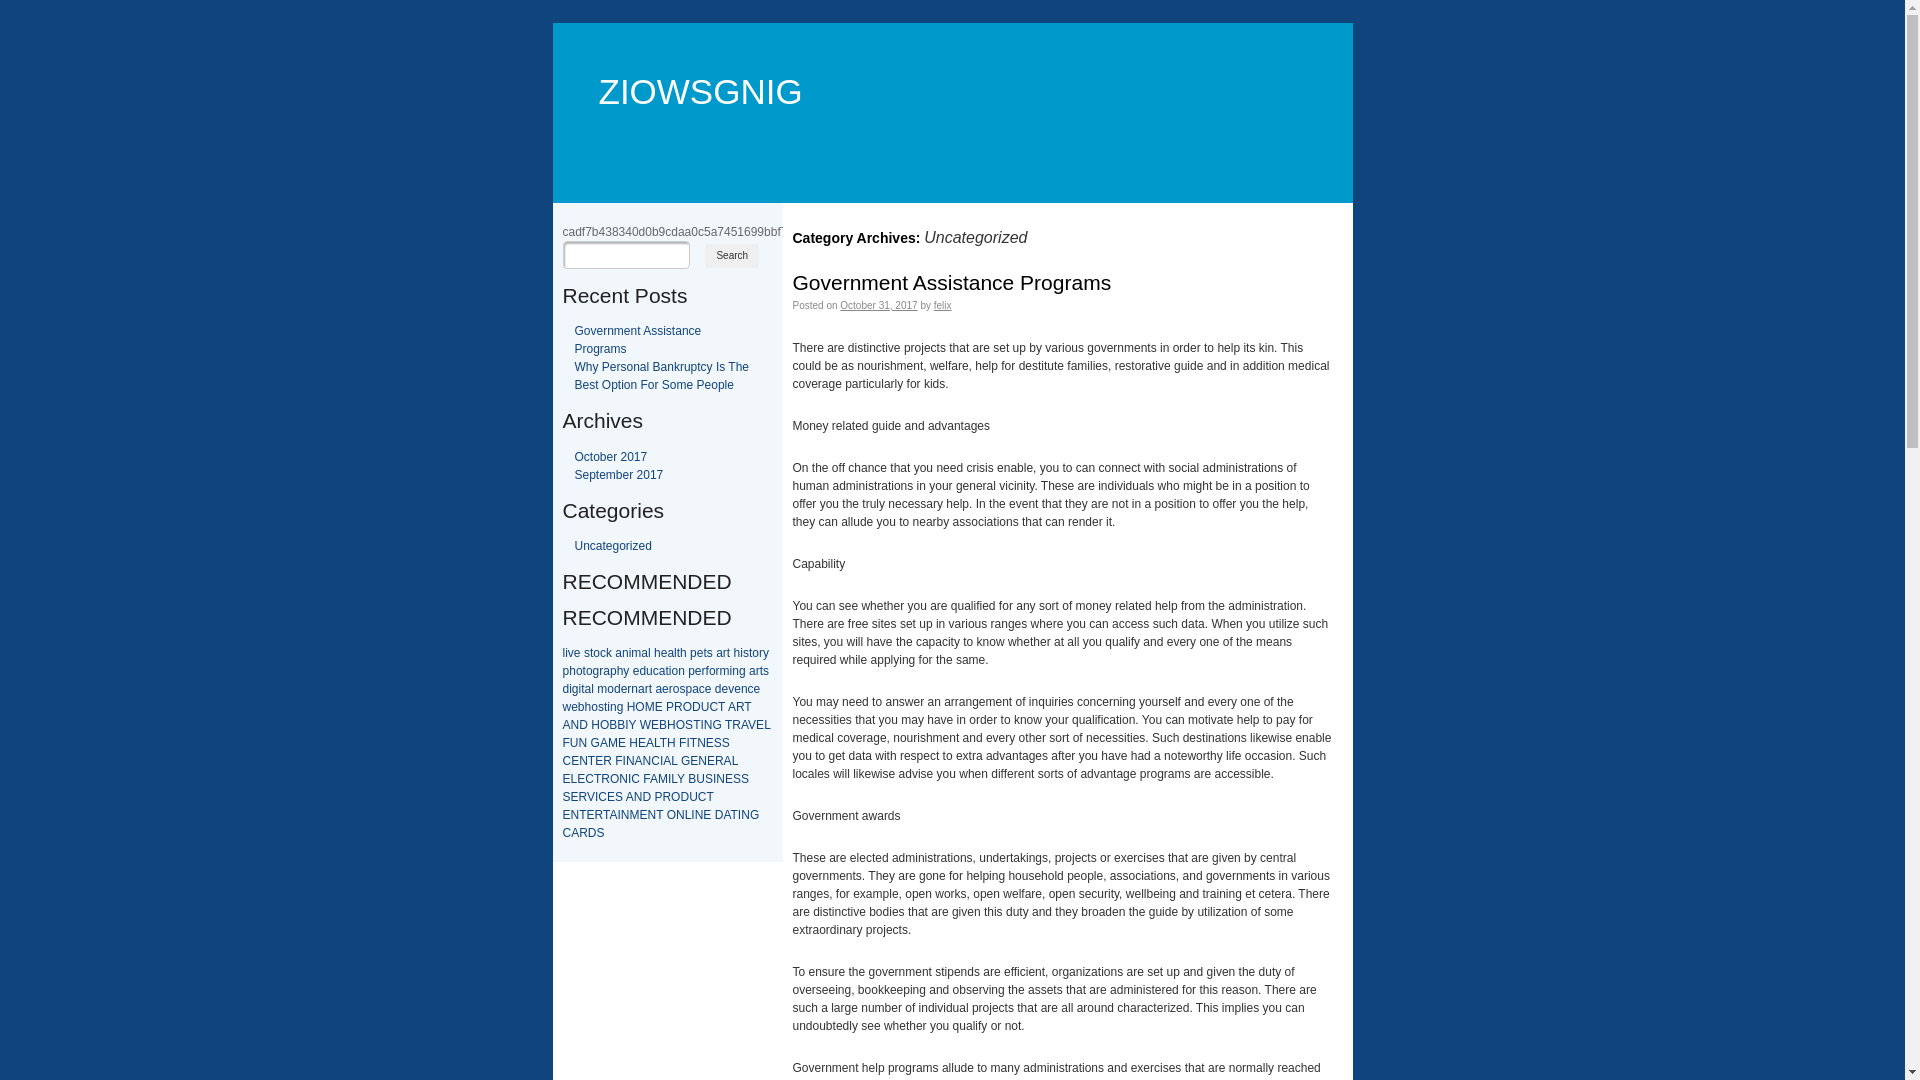  I want to click on 'E', so click(574, 796).